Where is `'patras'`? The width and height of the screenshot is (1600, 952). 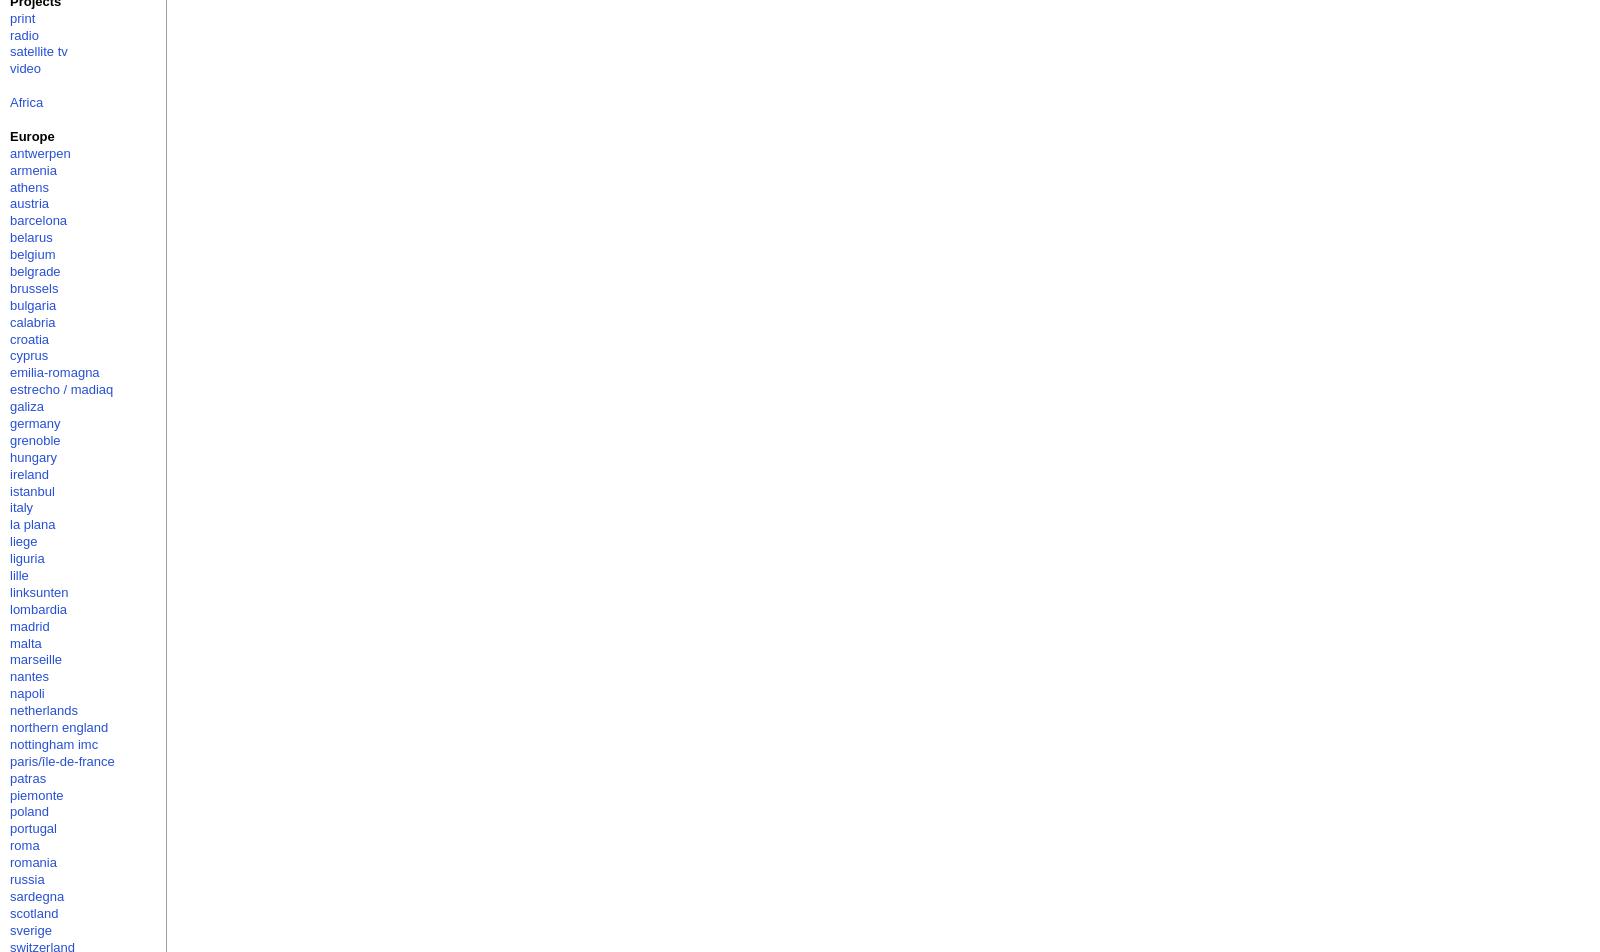 'patras' is located at coordinates (27, 777).